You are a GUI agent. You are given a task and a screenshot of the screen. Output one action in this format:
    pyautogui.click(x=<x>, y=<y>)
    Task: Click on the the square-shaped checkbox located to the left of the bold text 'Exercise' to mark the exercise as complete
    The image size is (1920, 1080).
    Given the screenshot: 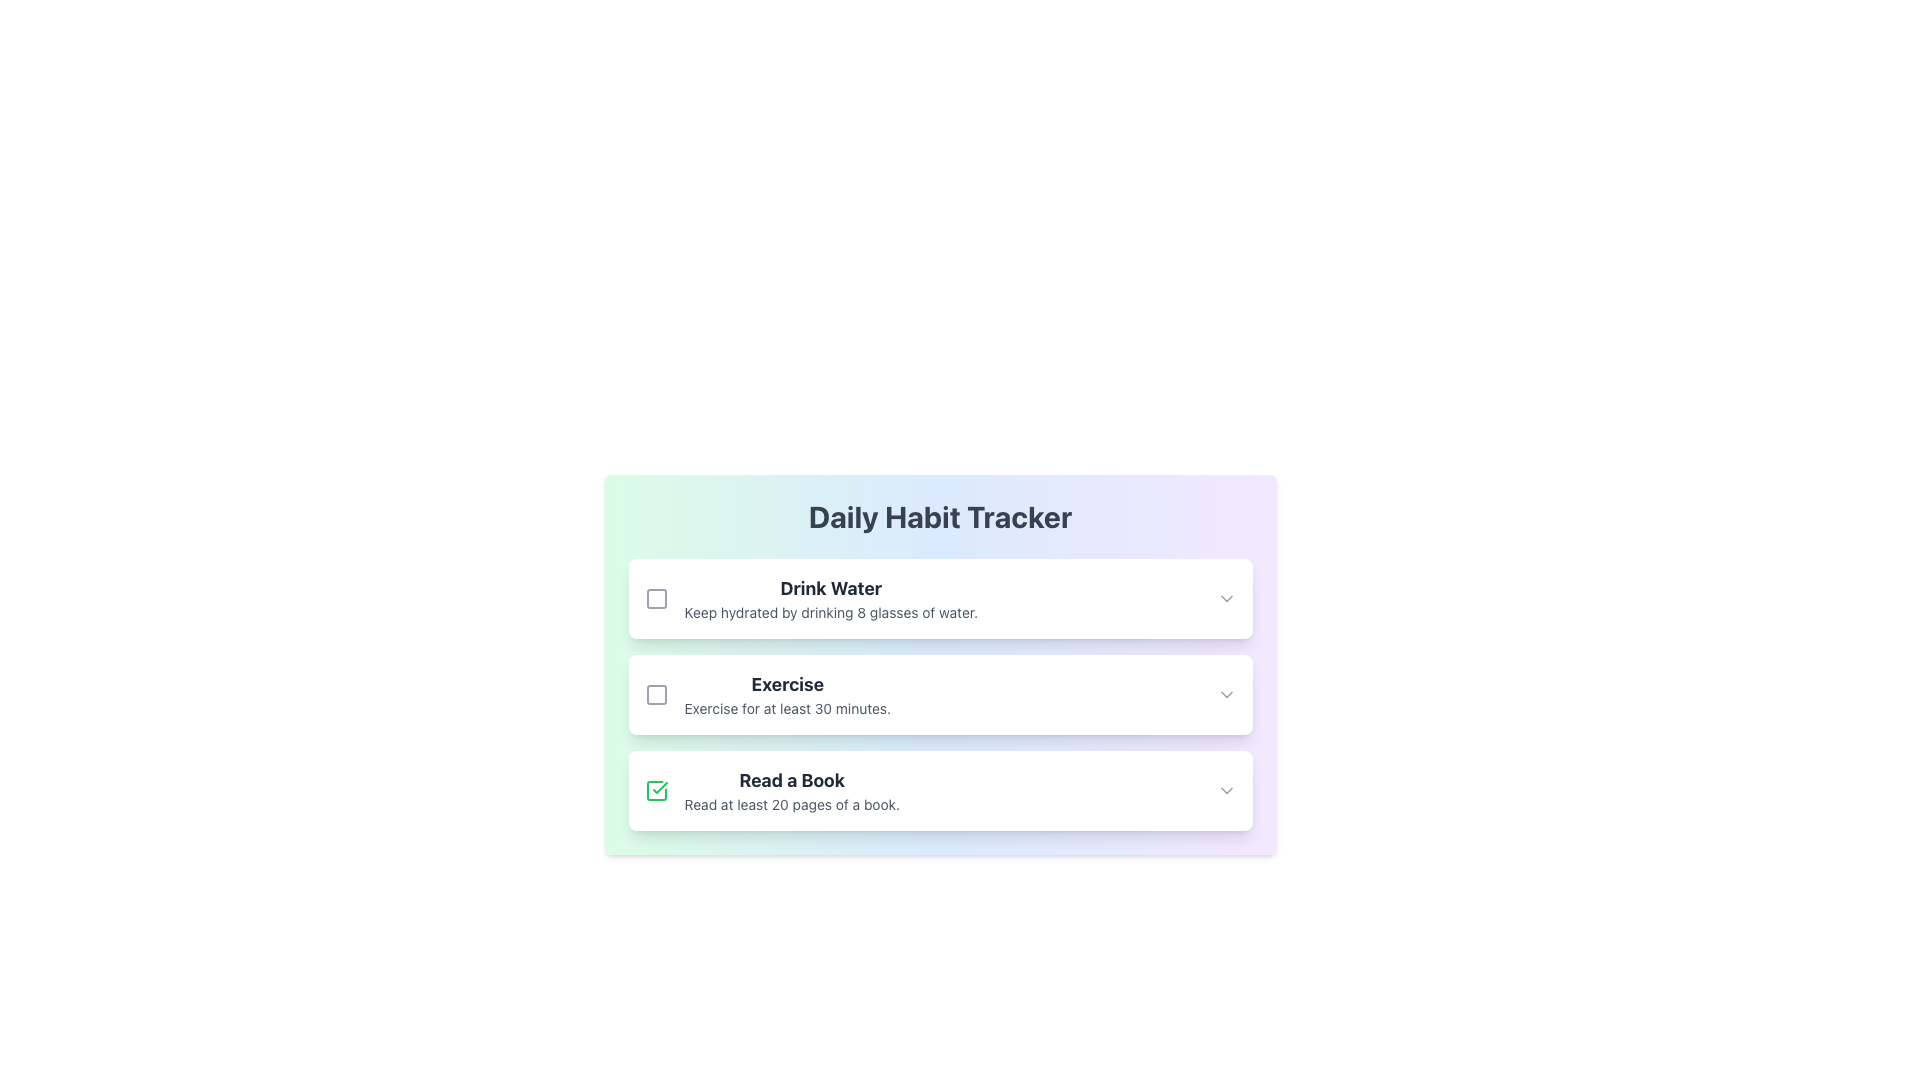 What is the action you would take?
    pyautogui.click(x=656, y=693)
    